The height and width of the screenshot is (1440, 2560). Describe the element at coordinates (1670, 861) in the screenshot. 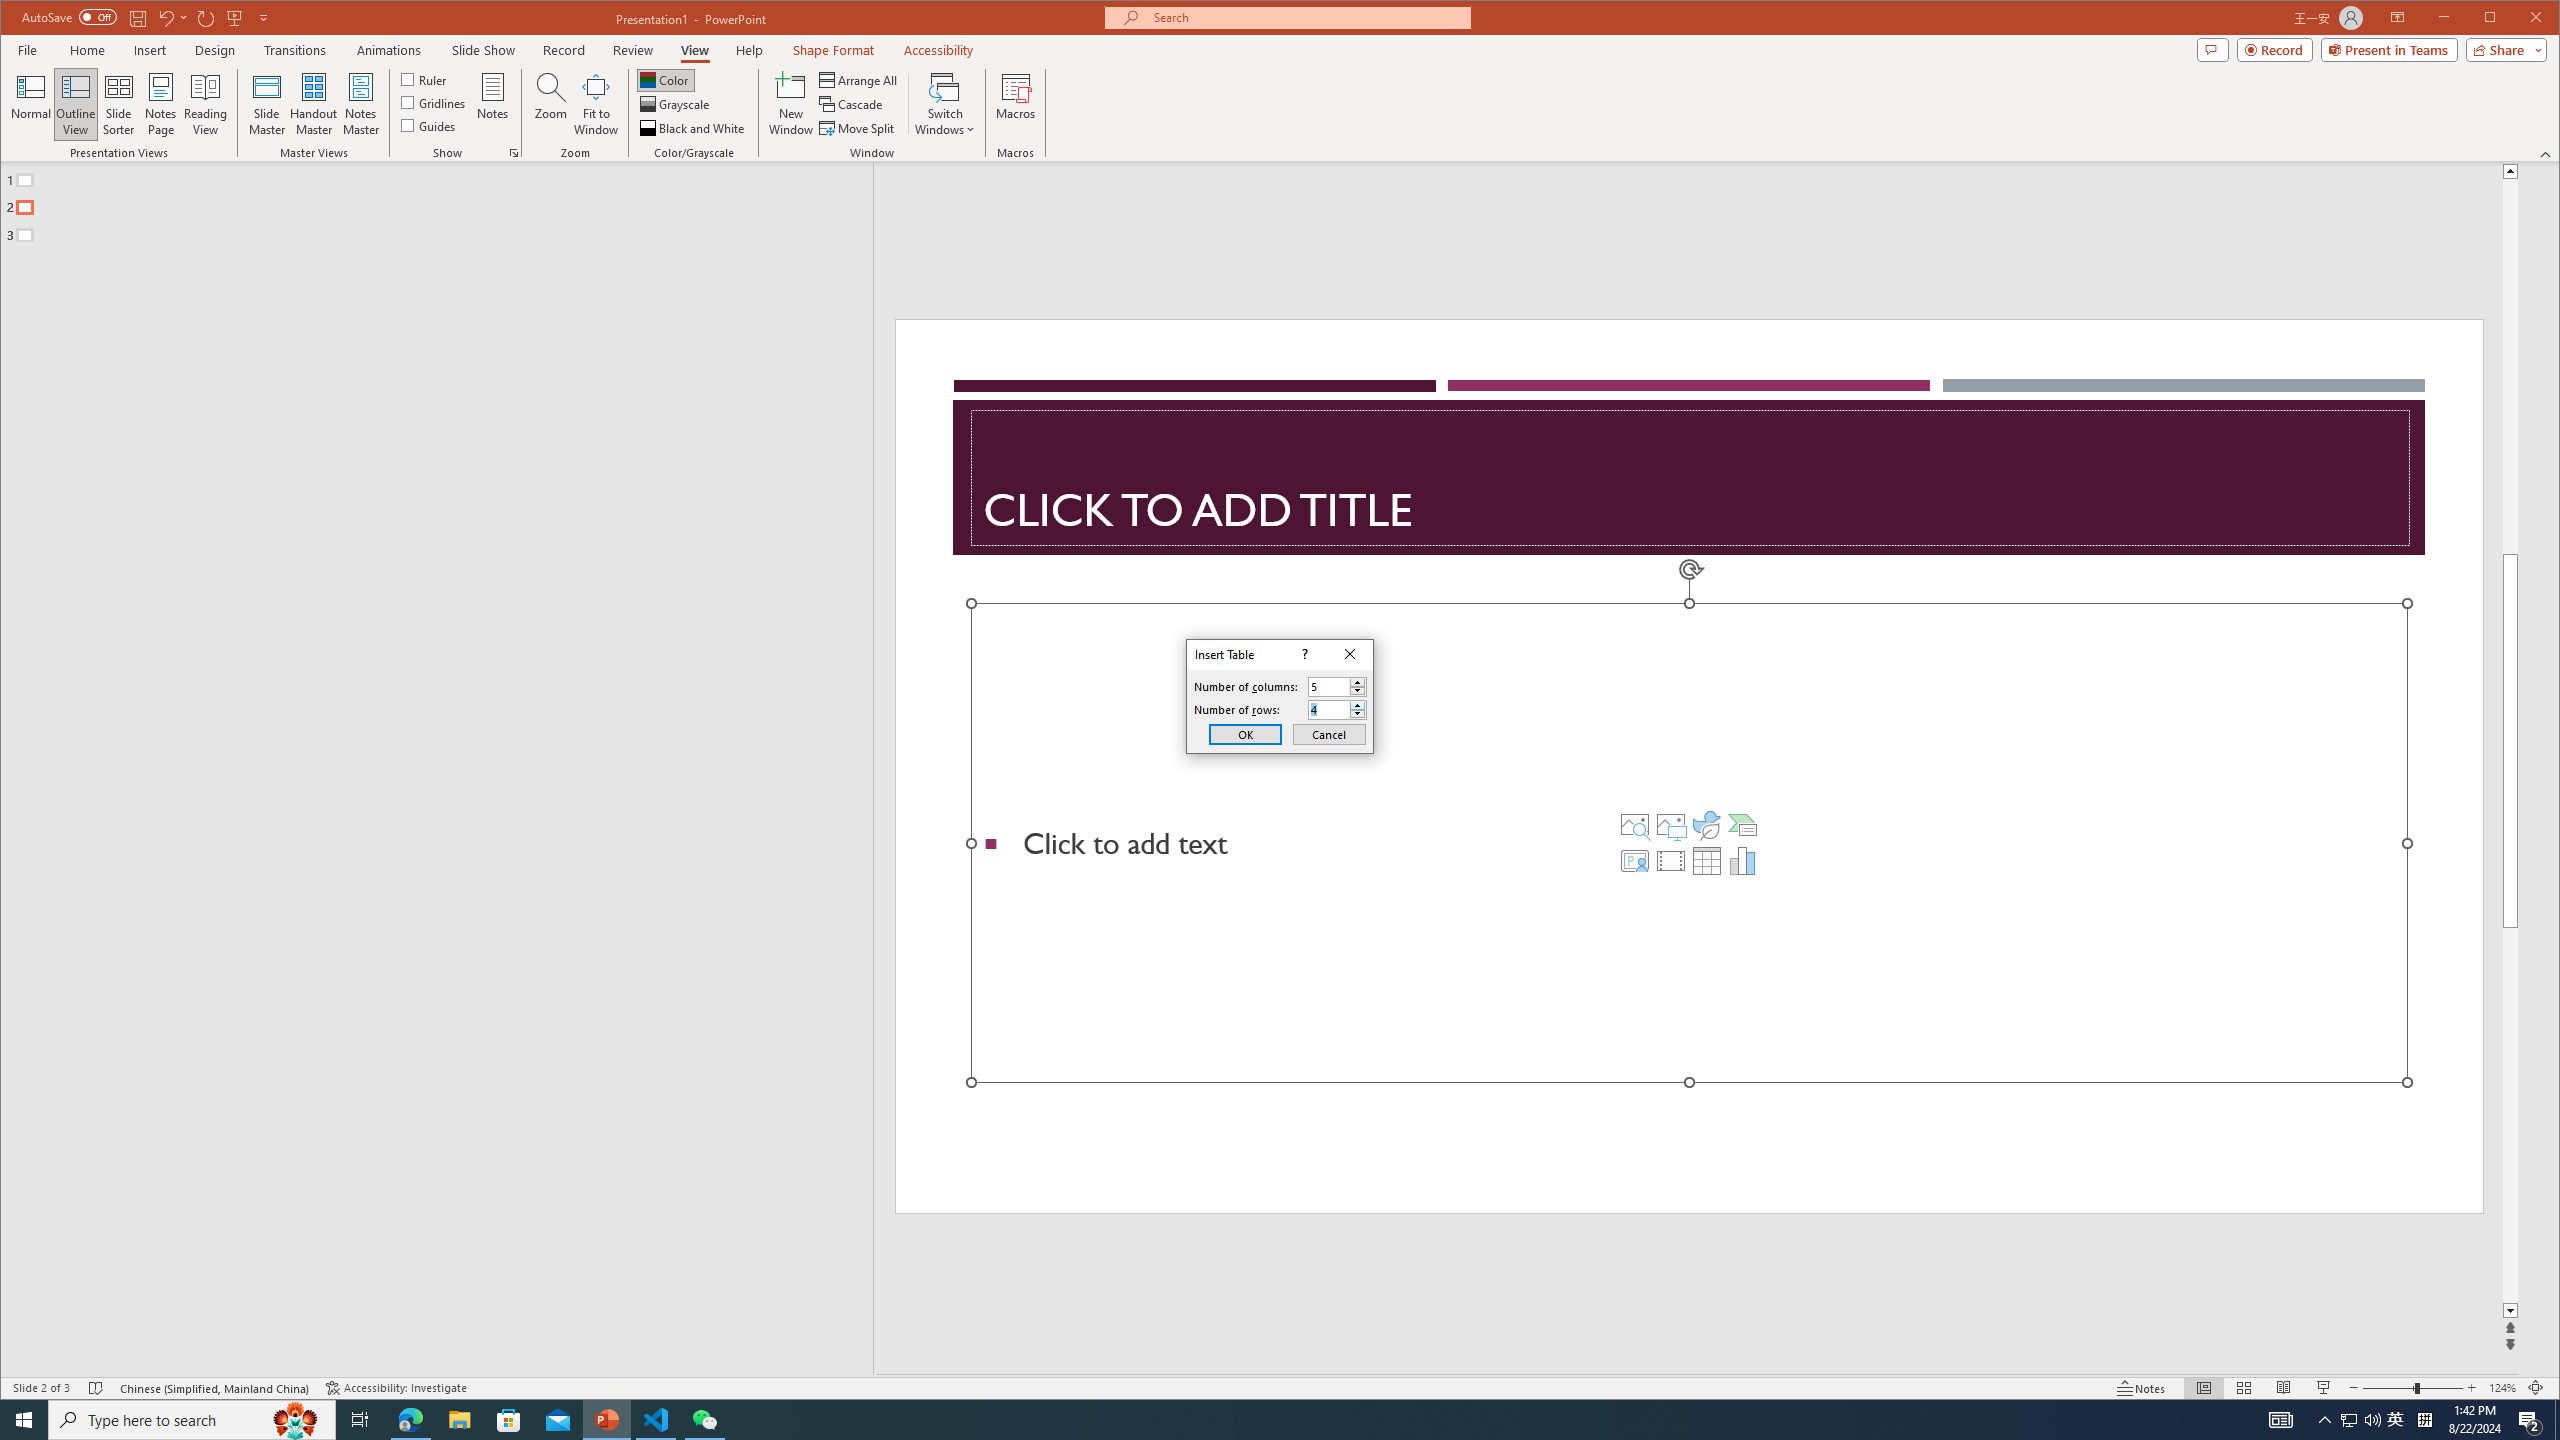

I see `'Insert Video'` at that location.